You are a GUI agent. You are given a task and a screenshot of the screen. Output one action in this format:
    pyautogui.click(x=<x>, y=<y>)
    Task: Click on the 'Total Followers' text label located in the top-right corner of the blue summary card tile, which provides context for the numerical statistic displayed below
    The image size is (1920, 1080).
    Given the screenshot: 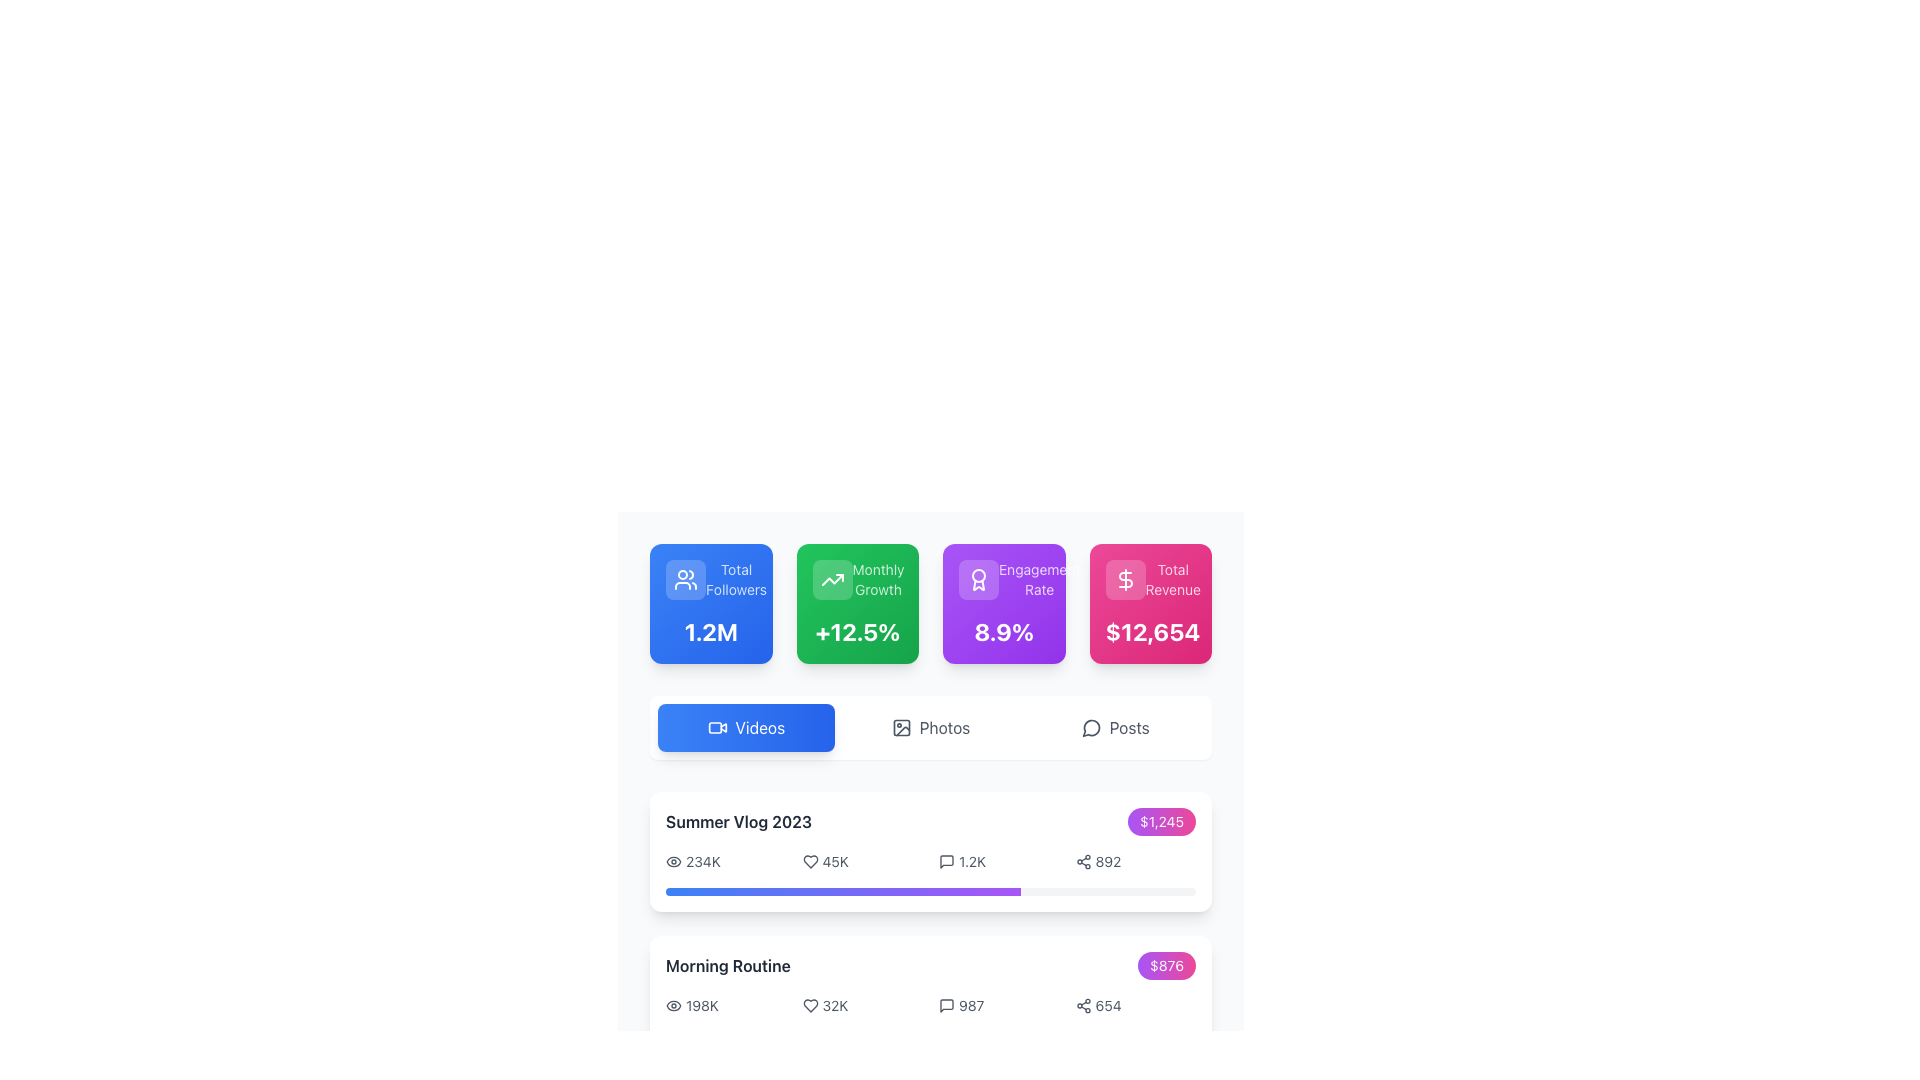 What is the action you would take?
    pyautogui.click(x=735, y=579)
    